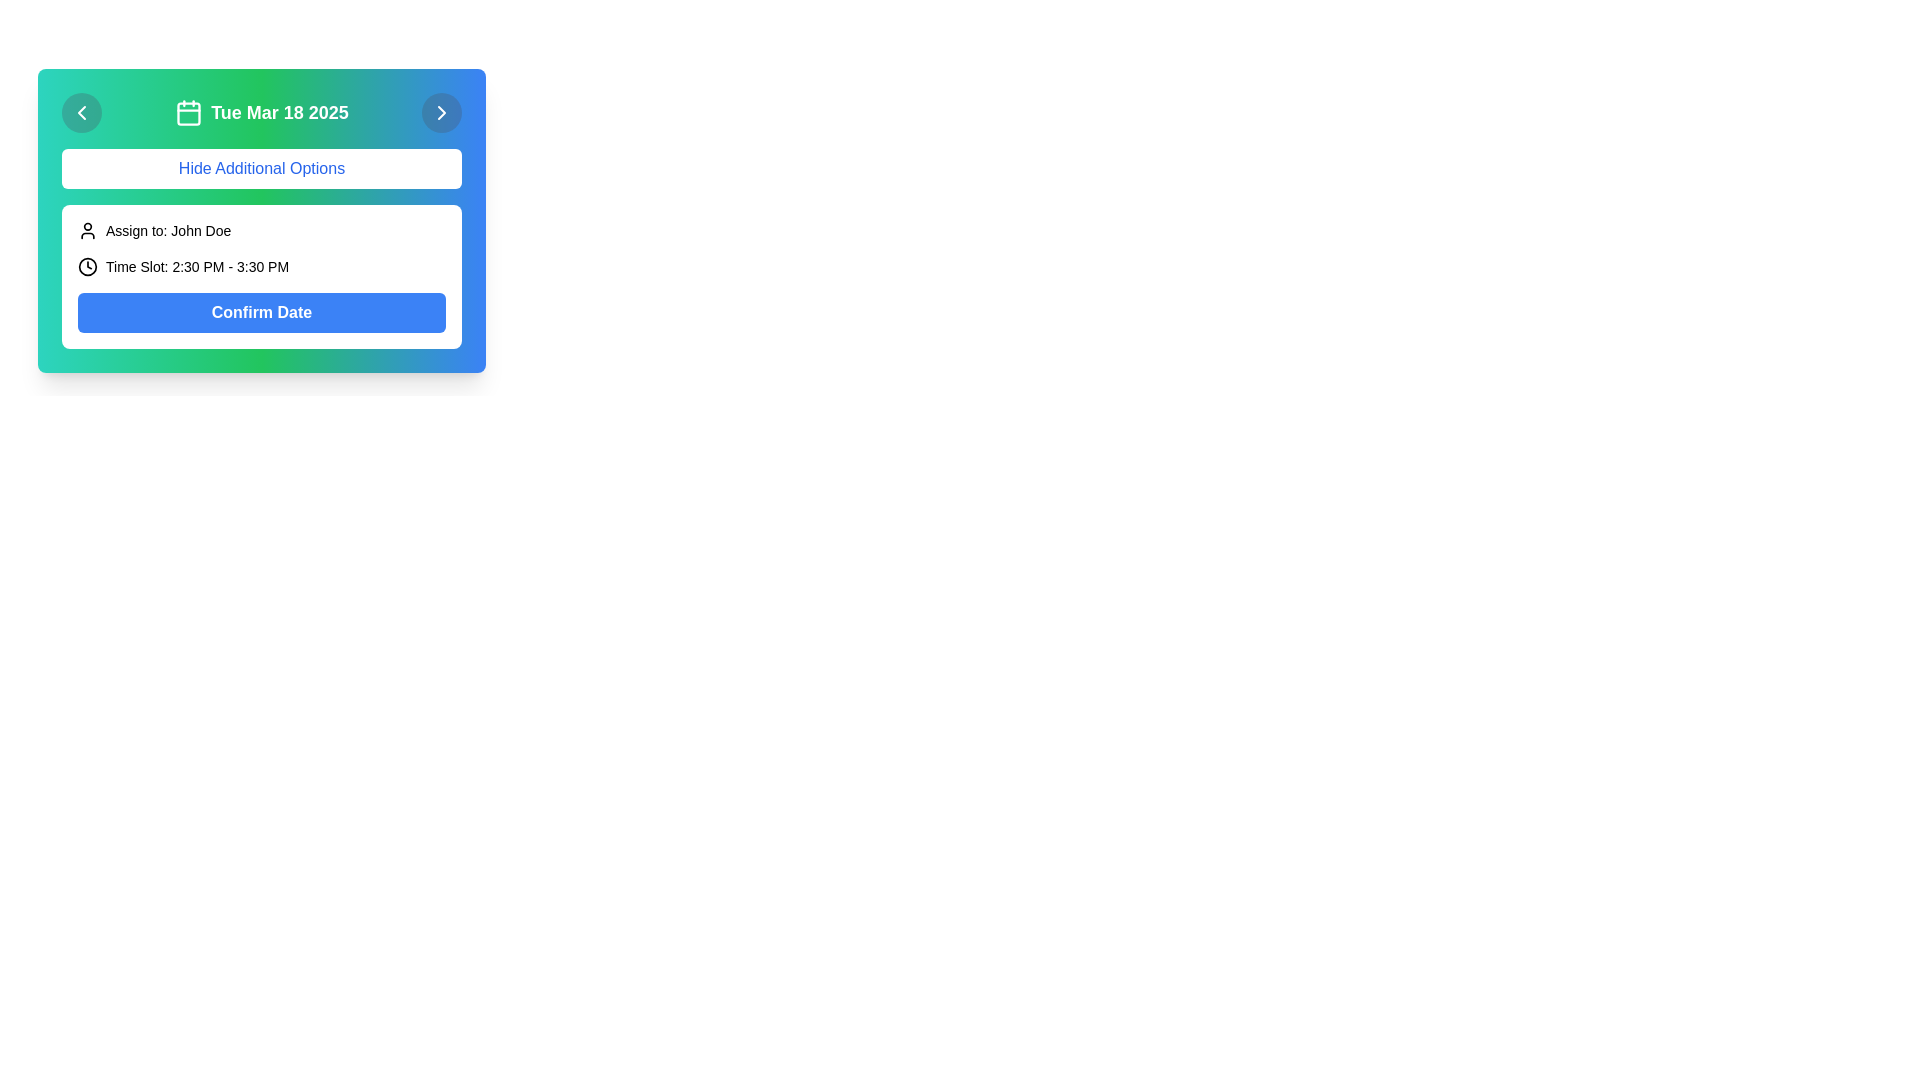  What do you see at coordinates (189, 114) in the screenshot?
I see `the larger filled rectangle within the calendar icon located at the top-left corner of the widget's header` at bounding box center [189, 114].